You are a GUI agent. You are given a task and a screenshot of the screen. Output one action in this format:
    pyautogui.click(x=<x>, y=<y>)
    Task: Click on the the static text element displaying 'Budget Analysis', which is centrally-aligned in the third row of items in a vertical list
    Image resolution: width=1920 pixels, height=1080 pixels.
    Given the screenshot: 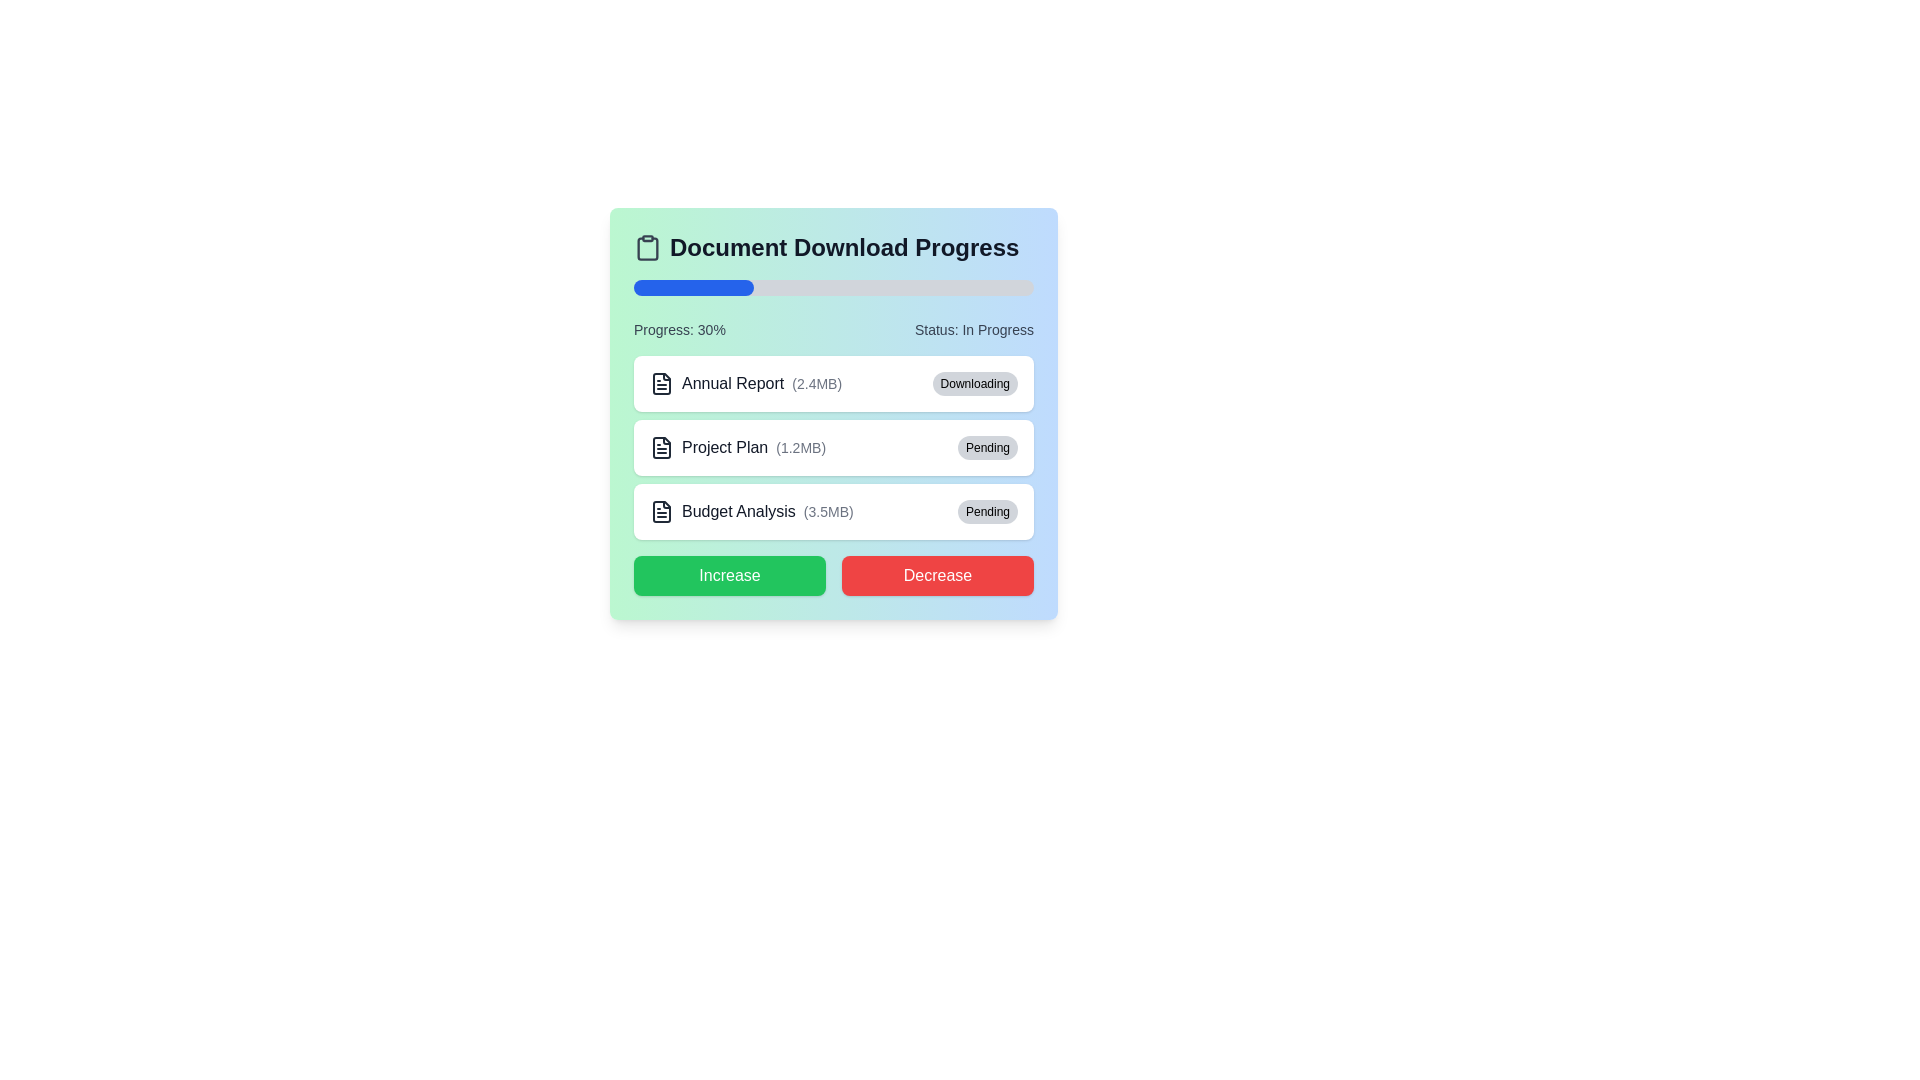 What is the action you would take?
    pyautogui.click(x=738, y=511)
    